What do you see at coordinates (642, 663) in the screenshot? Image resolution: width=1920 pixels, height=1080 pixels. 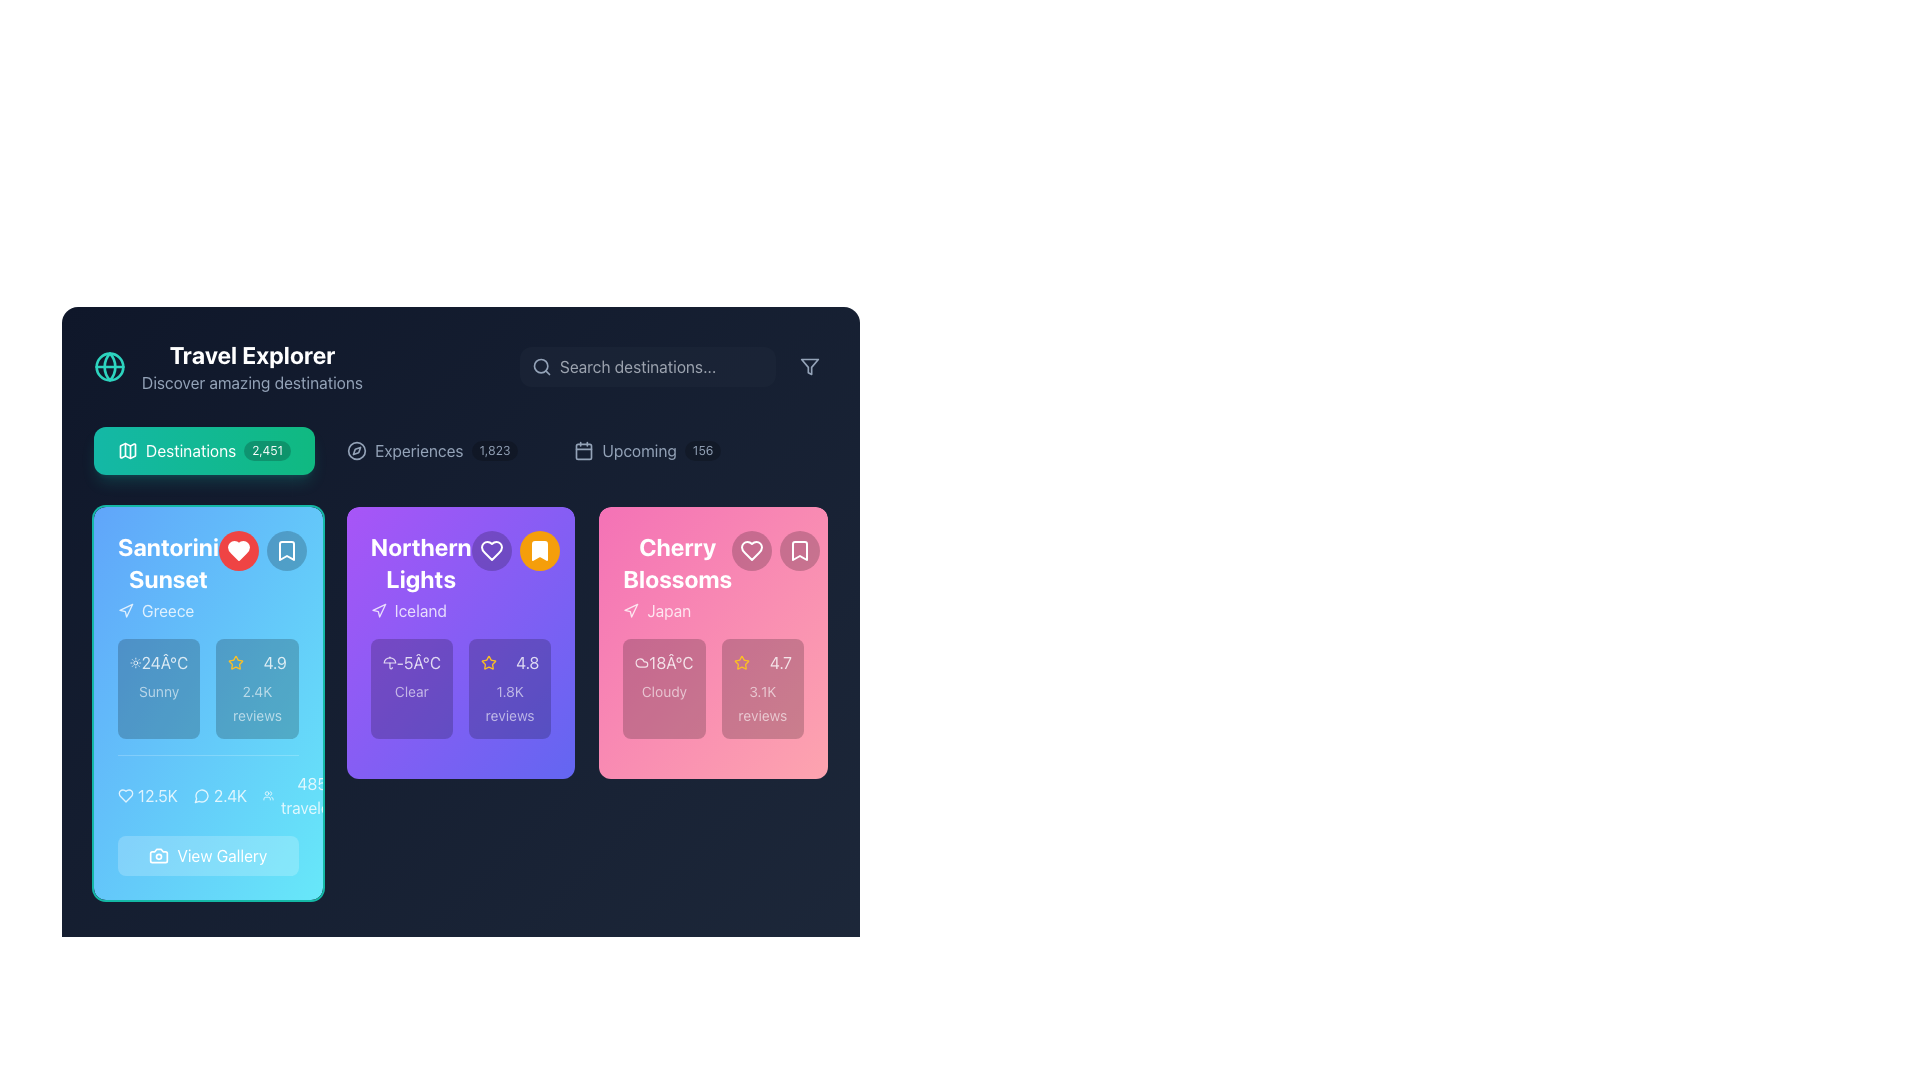 I see `the cloud icon located on the left side of the temperature display area in the 'Cherry Blossoms' card, which precedes the '18°C' text` at bounding box center [642, 663].